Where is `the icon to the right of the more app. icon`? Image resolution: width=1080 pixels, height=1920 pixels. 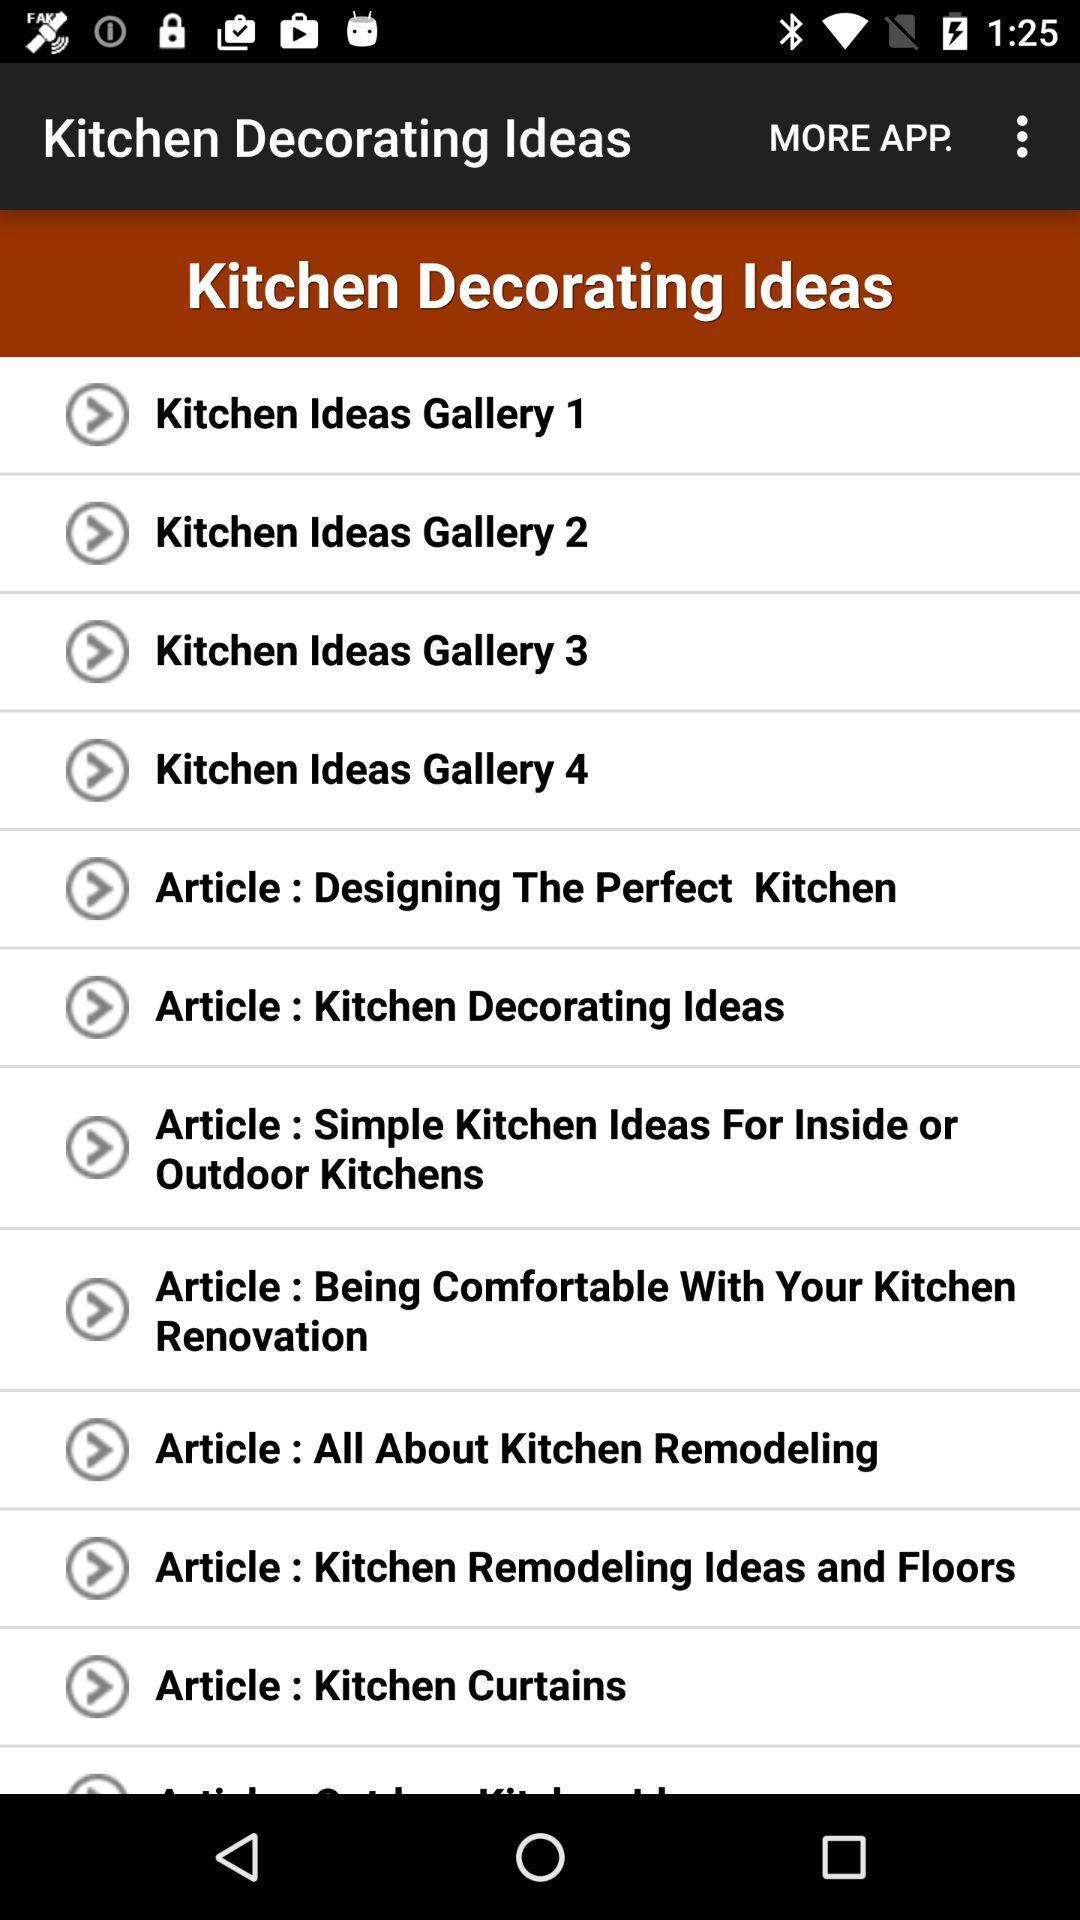 the icon to the right of the more app. icon is located at coordinates (1027, 135).